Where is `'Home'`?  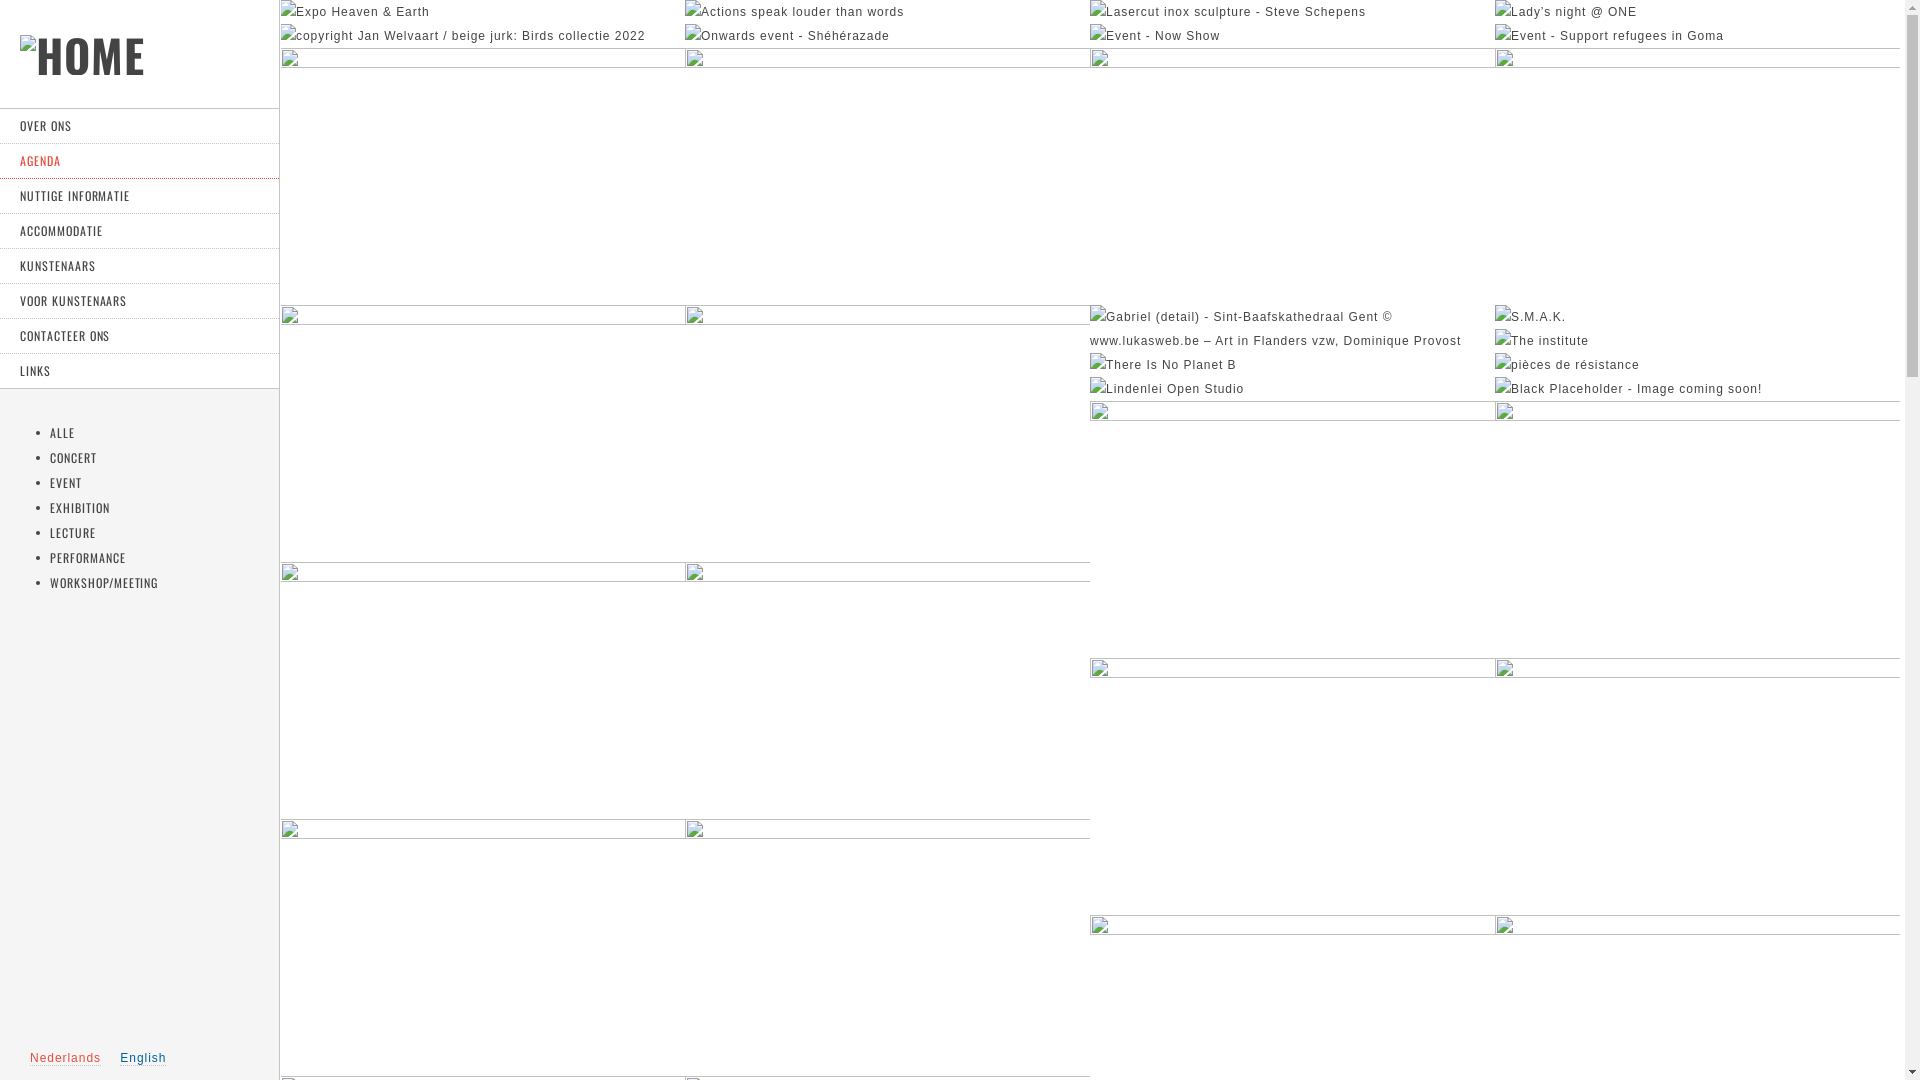 'Home' is located at coordinates (81, 66).